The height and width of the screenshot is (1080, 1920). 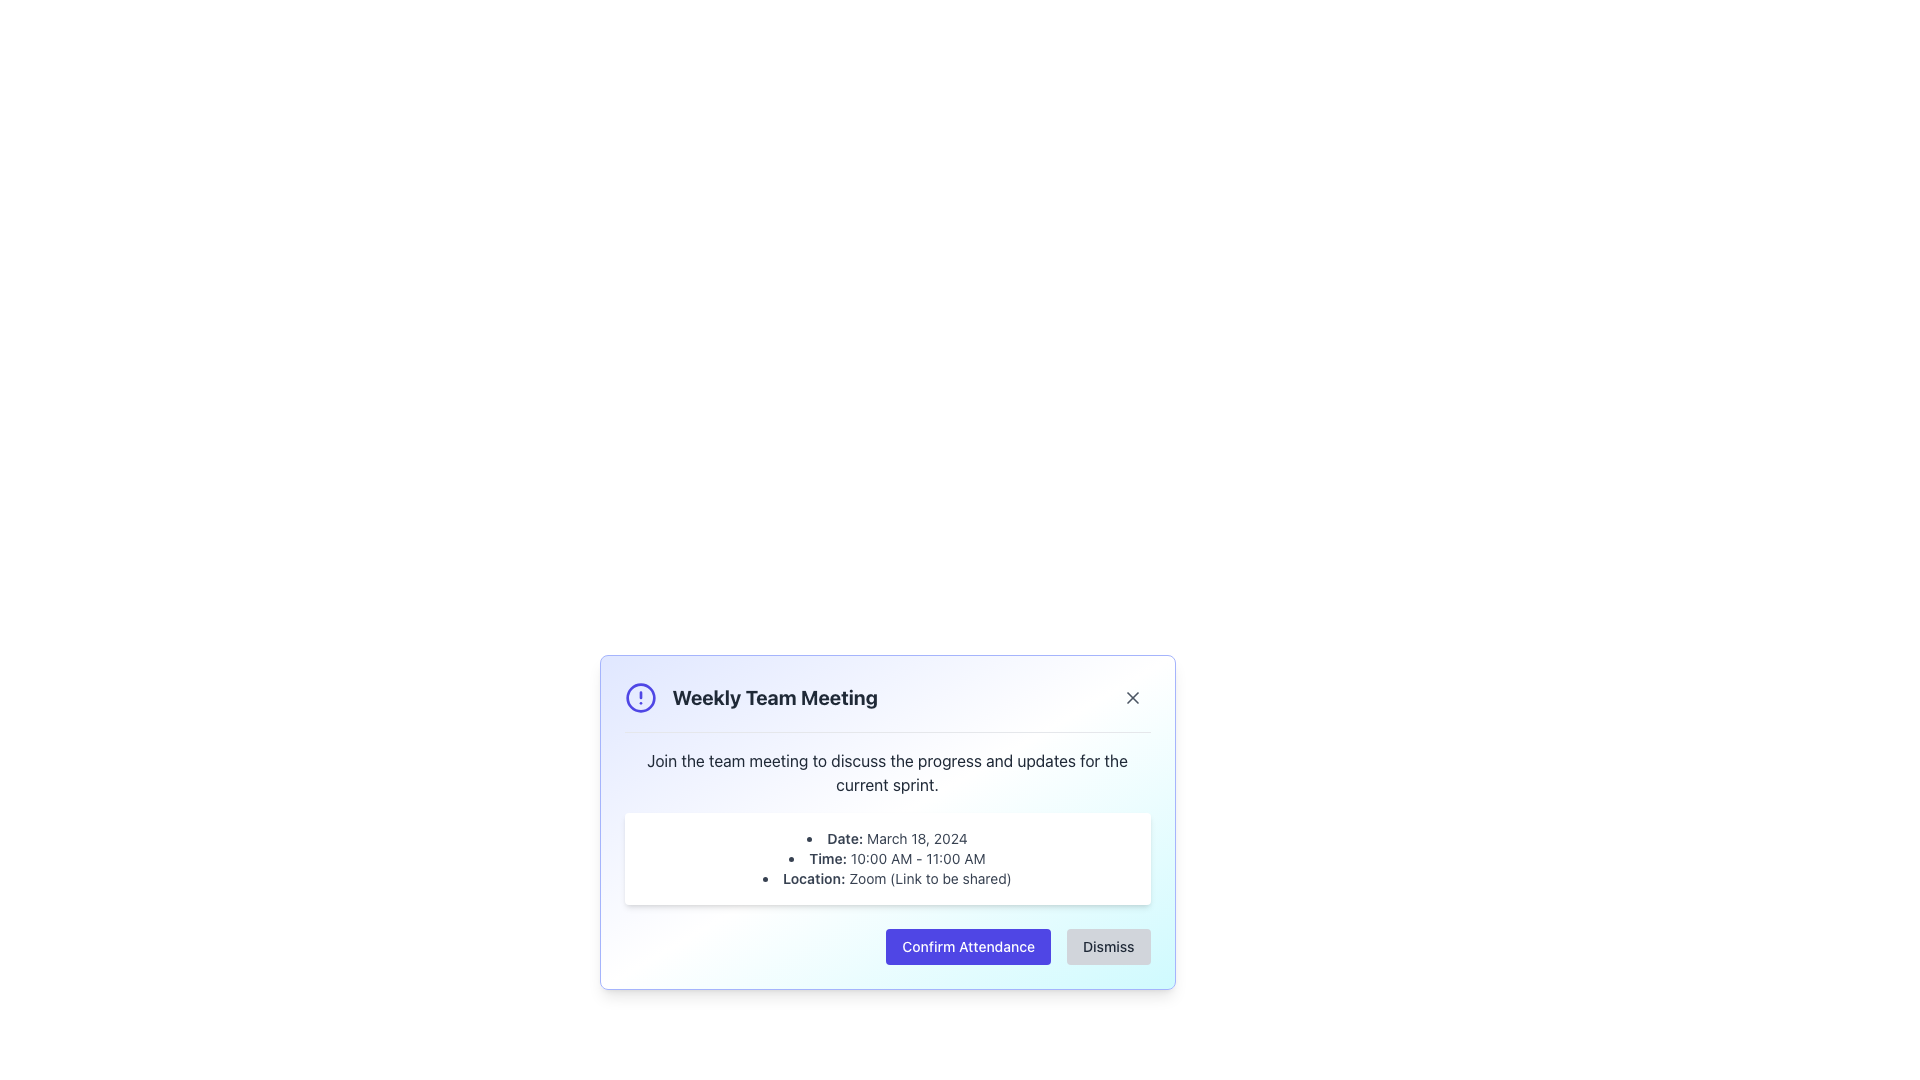 What do you see at coordinates (886, 858) in the screenshot?
I see `the text display that shows 'Time: 10:00 AM - 11:00 AM', which is the second item in a vertical list inside a card, positioned below 'Date: March 18, 2024' and above 'Location: Zoom (Link to be shared)'` at bounding box center [886, 858].